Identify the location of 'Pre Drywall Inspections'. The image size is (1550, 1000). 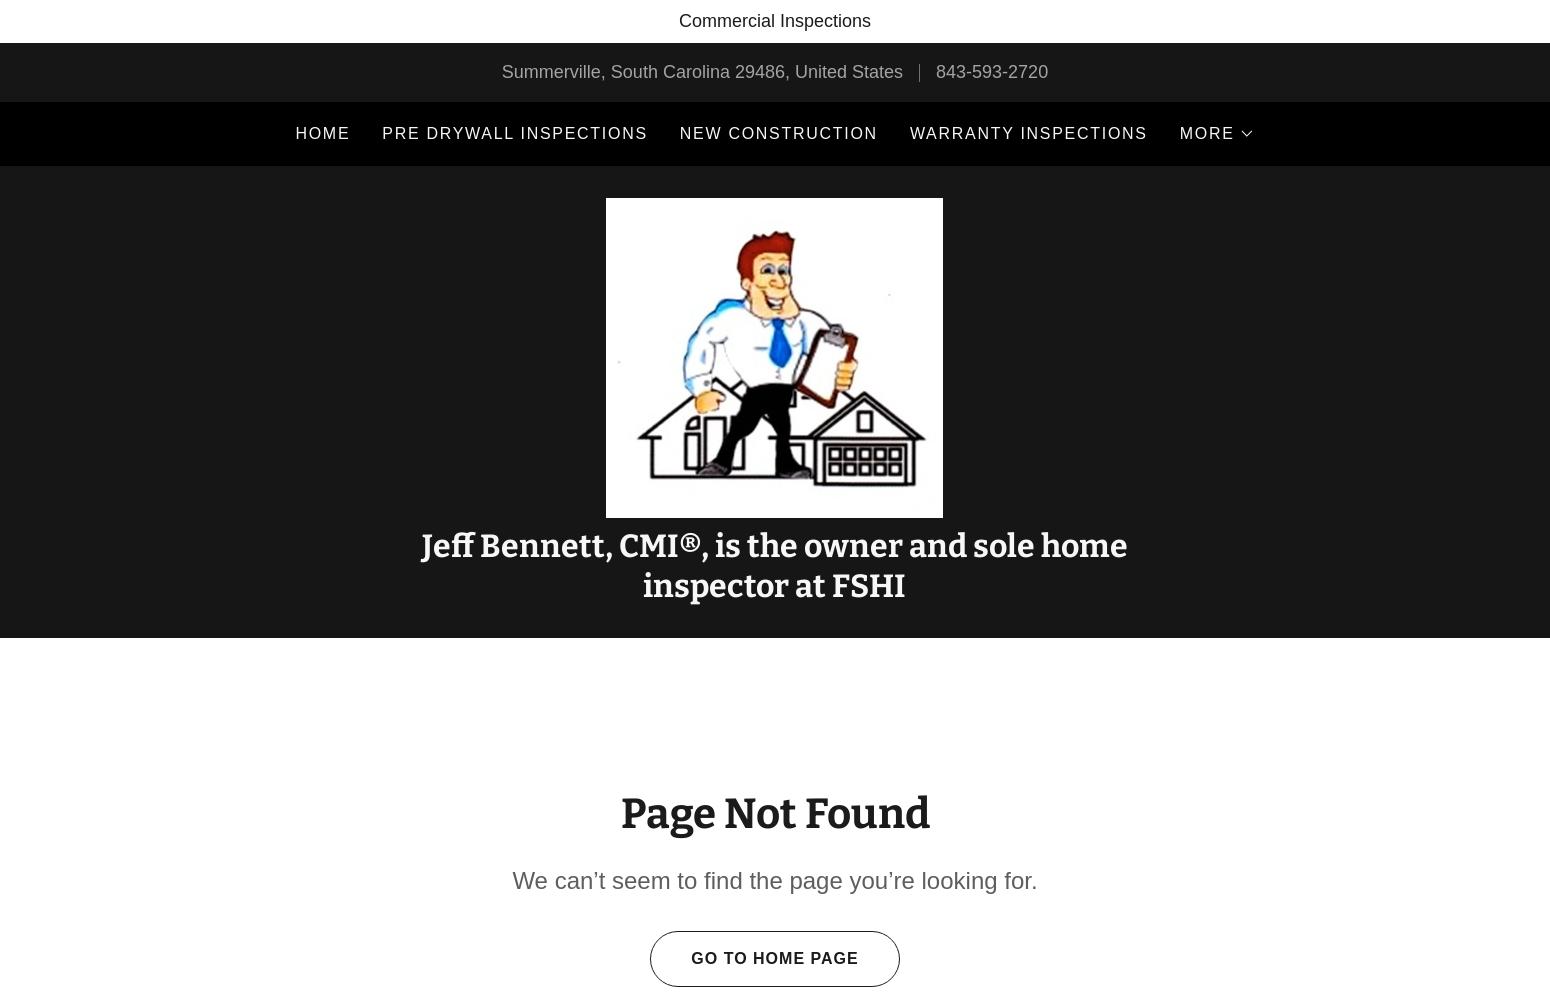
(513, 133).